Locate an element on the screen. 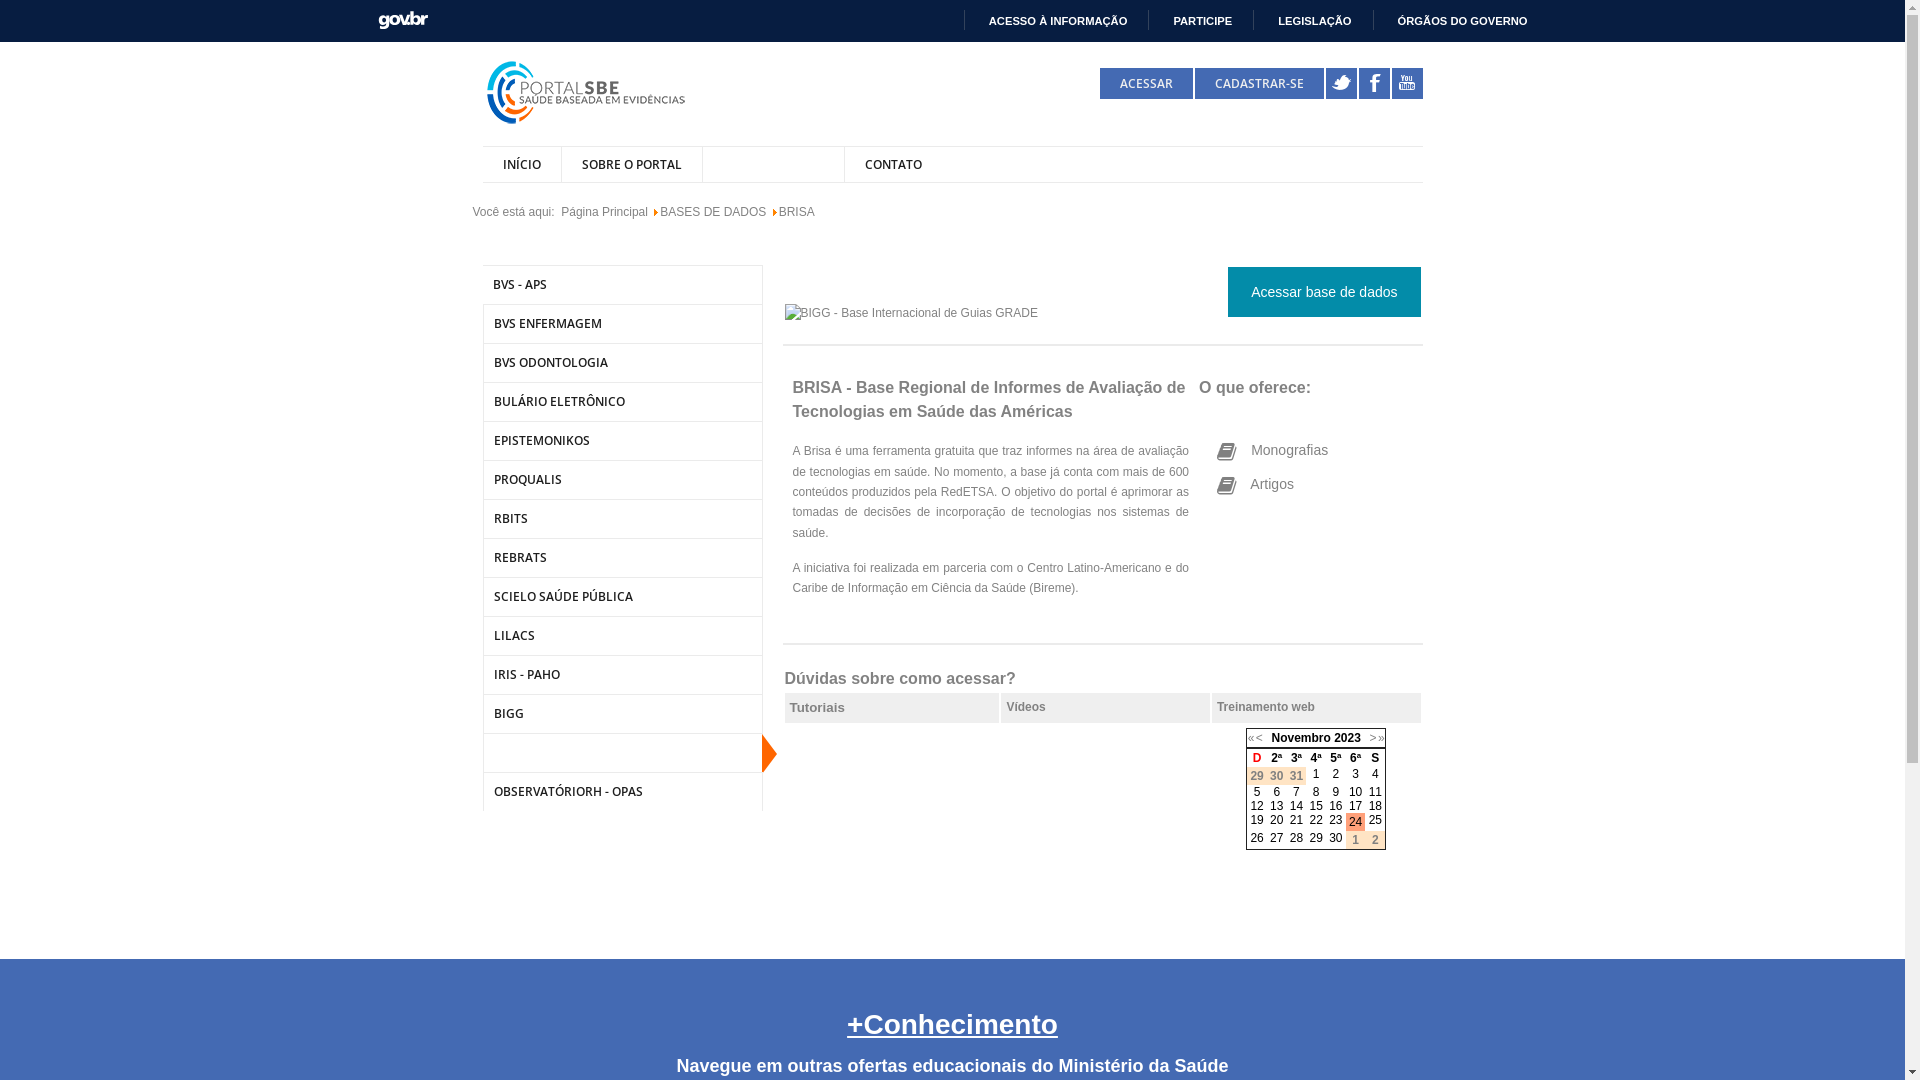  'Novembro' is located at coordinates (1300, 737).